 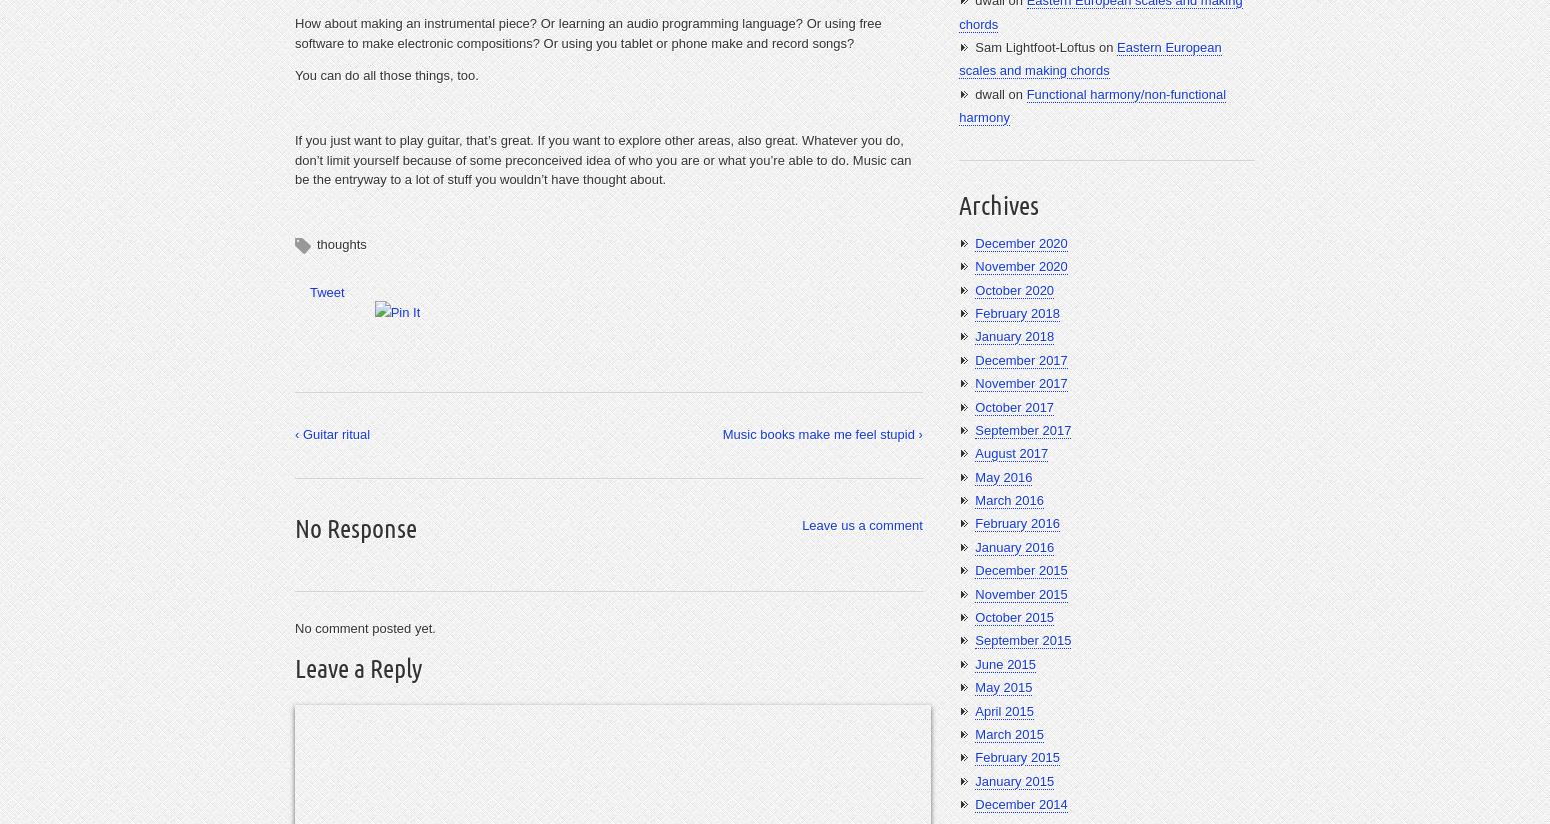 I want to click on 'September 2017', so click(x=973, y=428).